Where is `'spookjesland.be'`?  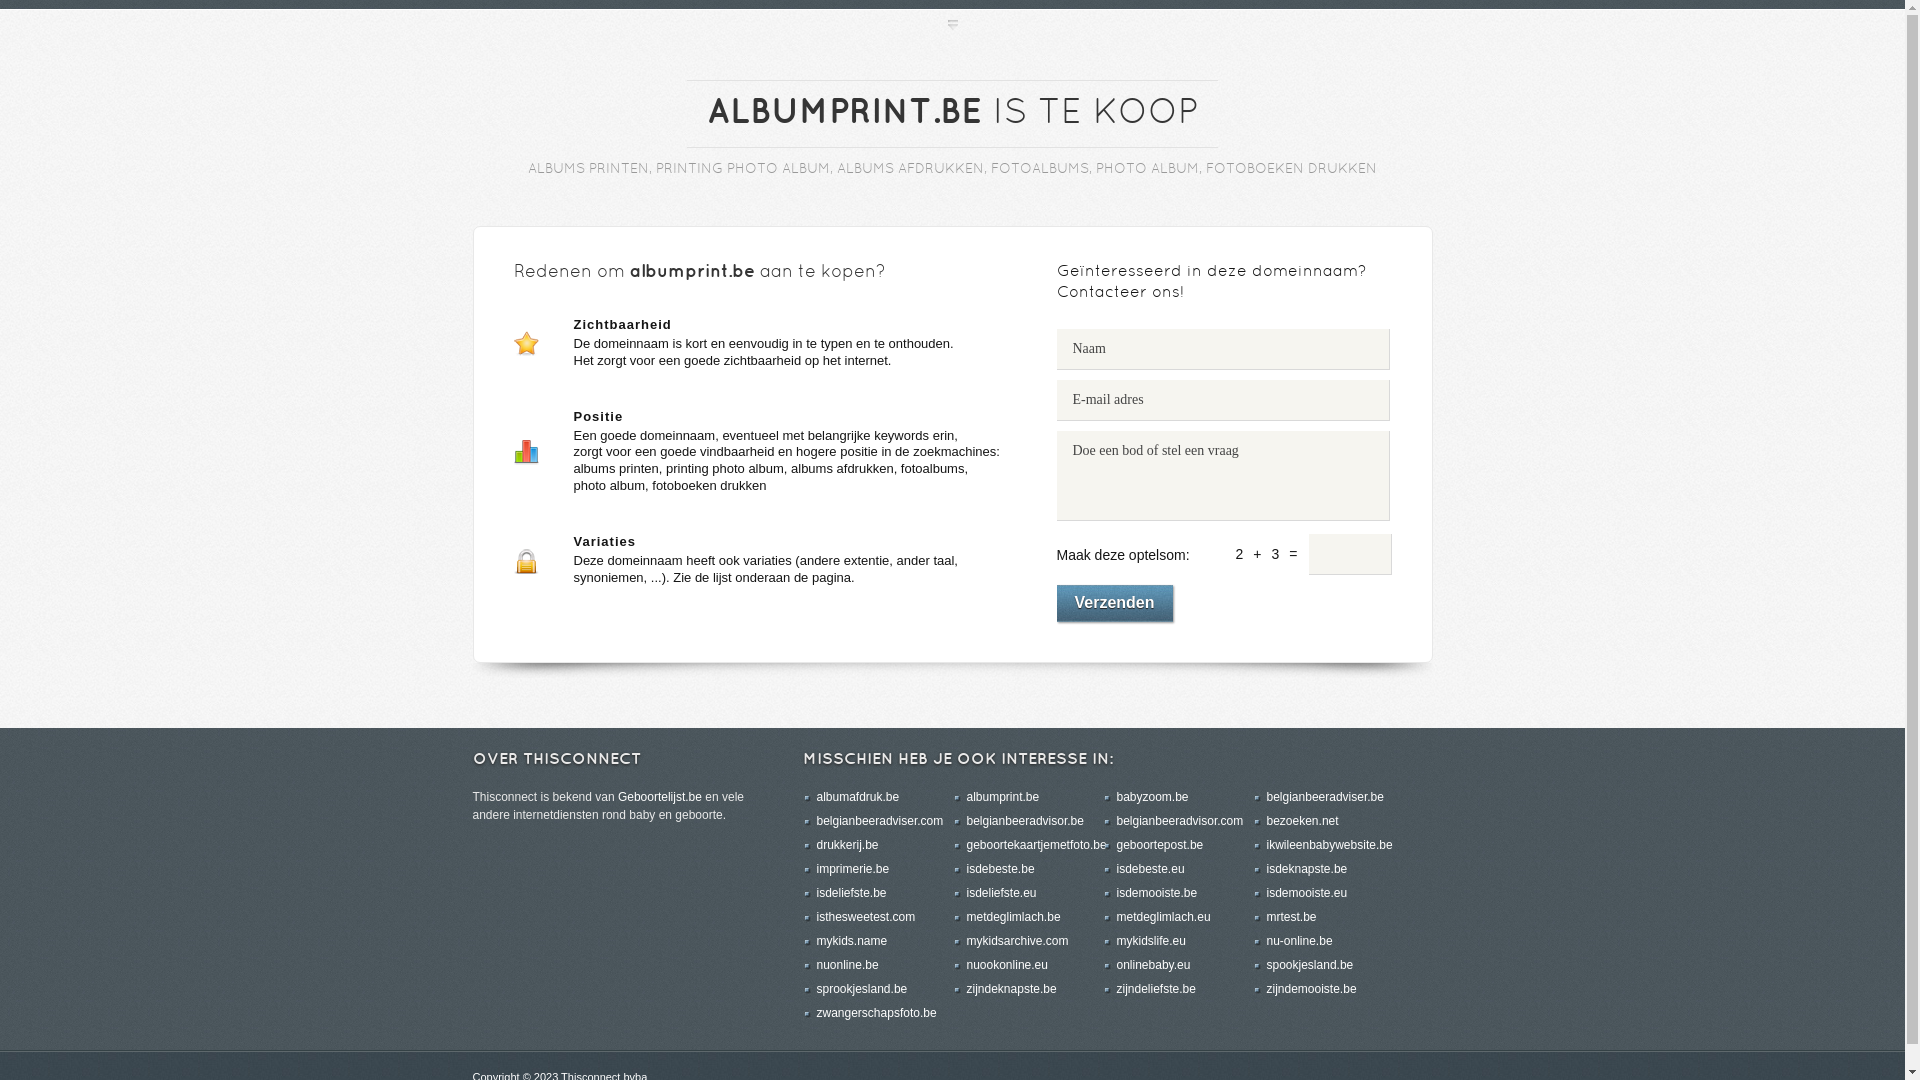
'spookjesland.be' is located at coordinates (1309, 963).